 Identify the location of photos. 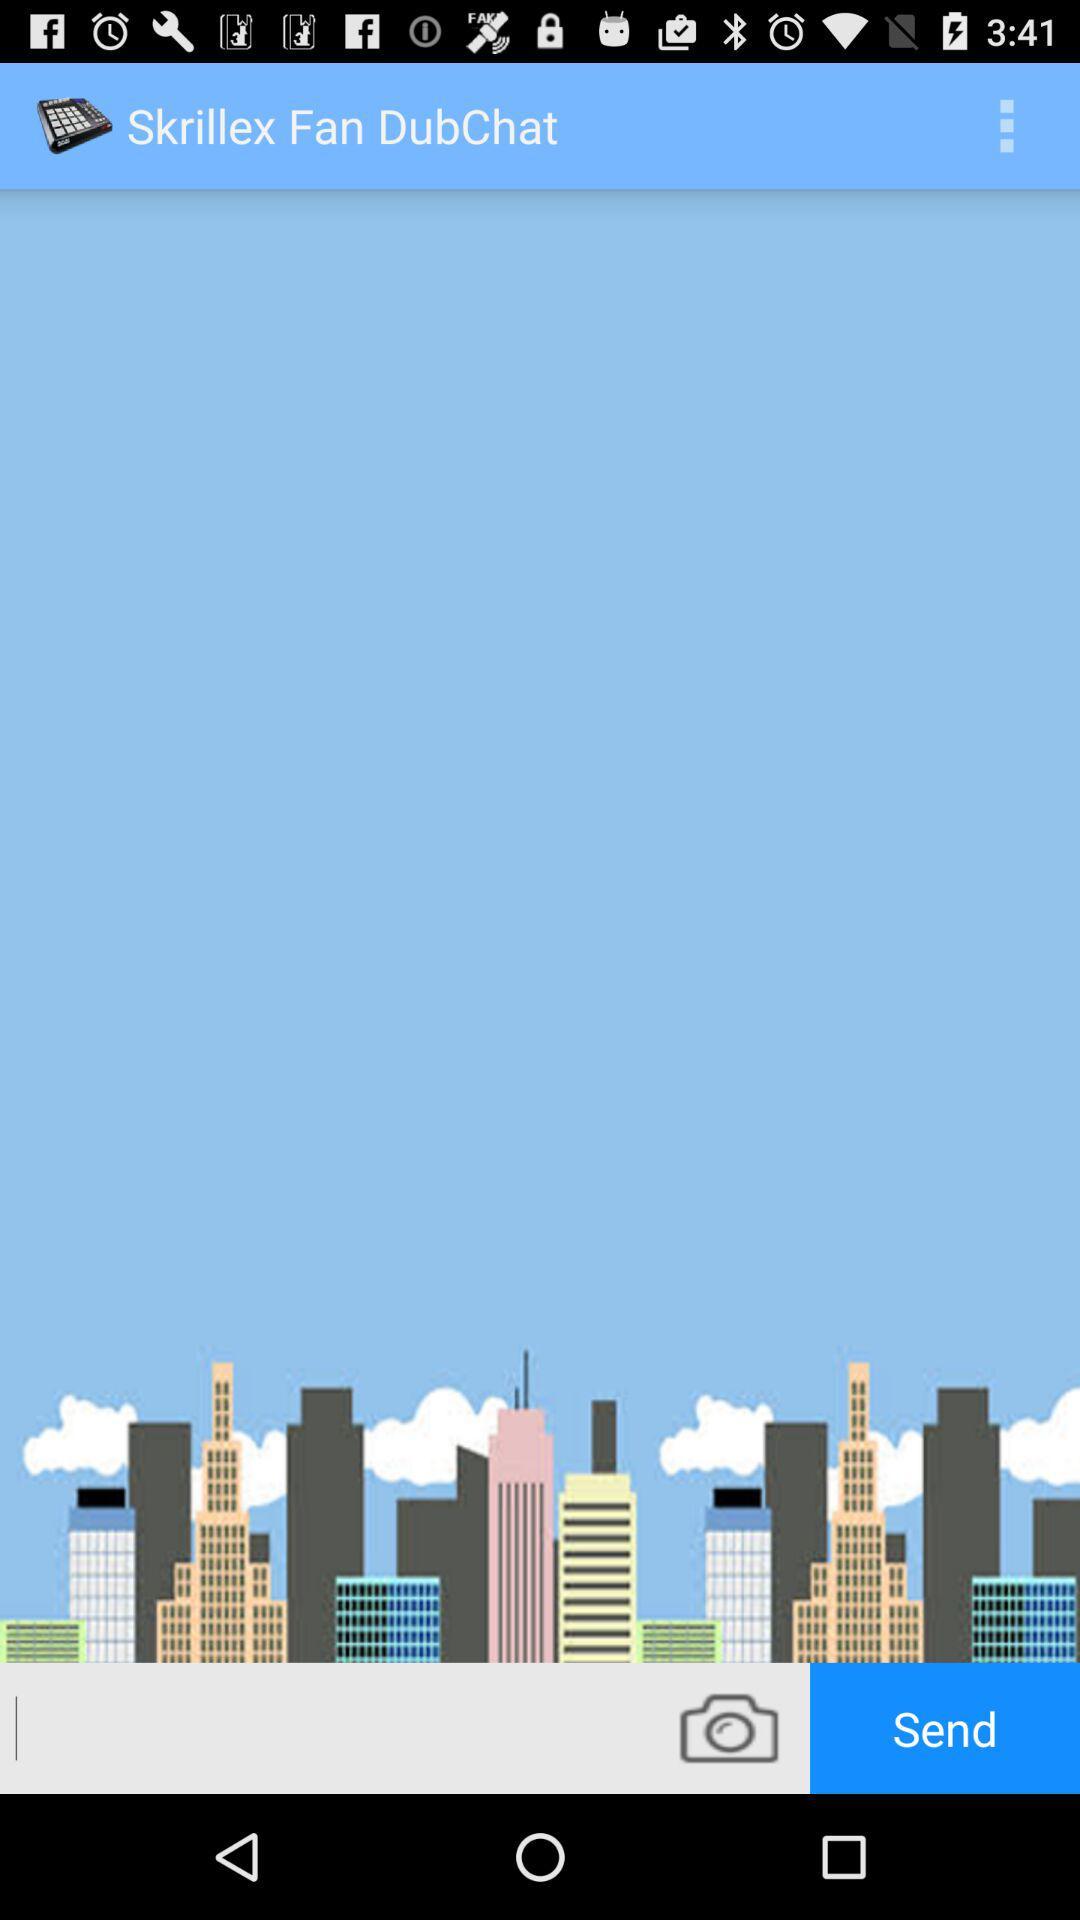
(729, 1727).